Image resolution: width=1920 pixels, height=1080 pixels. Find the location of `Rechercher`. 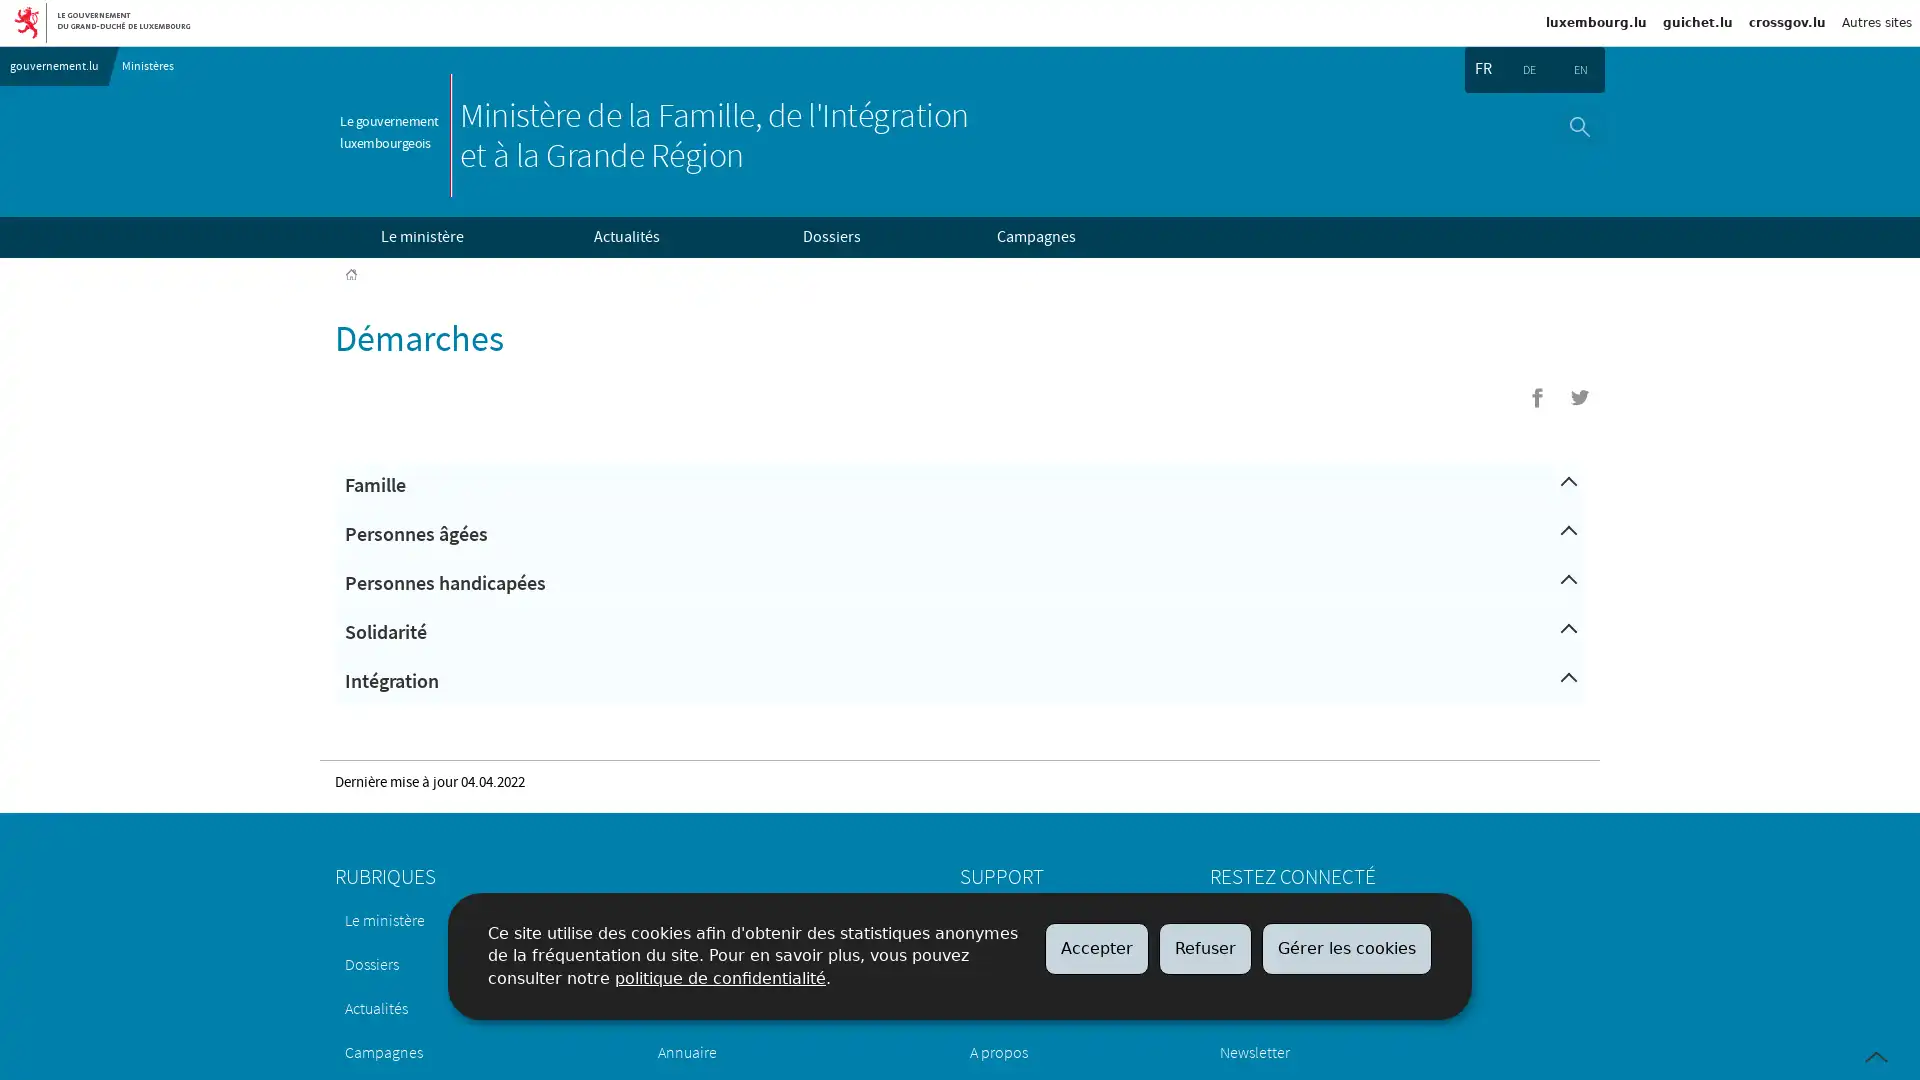

Rechercher is located at coordinates (1578, 126).